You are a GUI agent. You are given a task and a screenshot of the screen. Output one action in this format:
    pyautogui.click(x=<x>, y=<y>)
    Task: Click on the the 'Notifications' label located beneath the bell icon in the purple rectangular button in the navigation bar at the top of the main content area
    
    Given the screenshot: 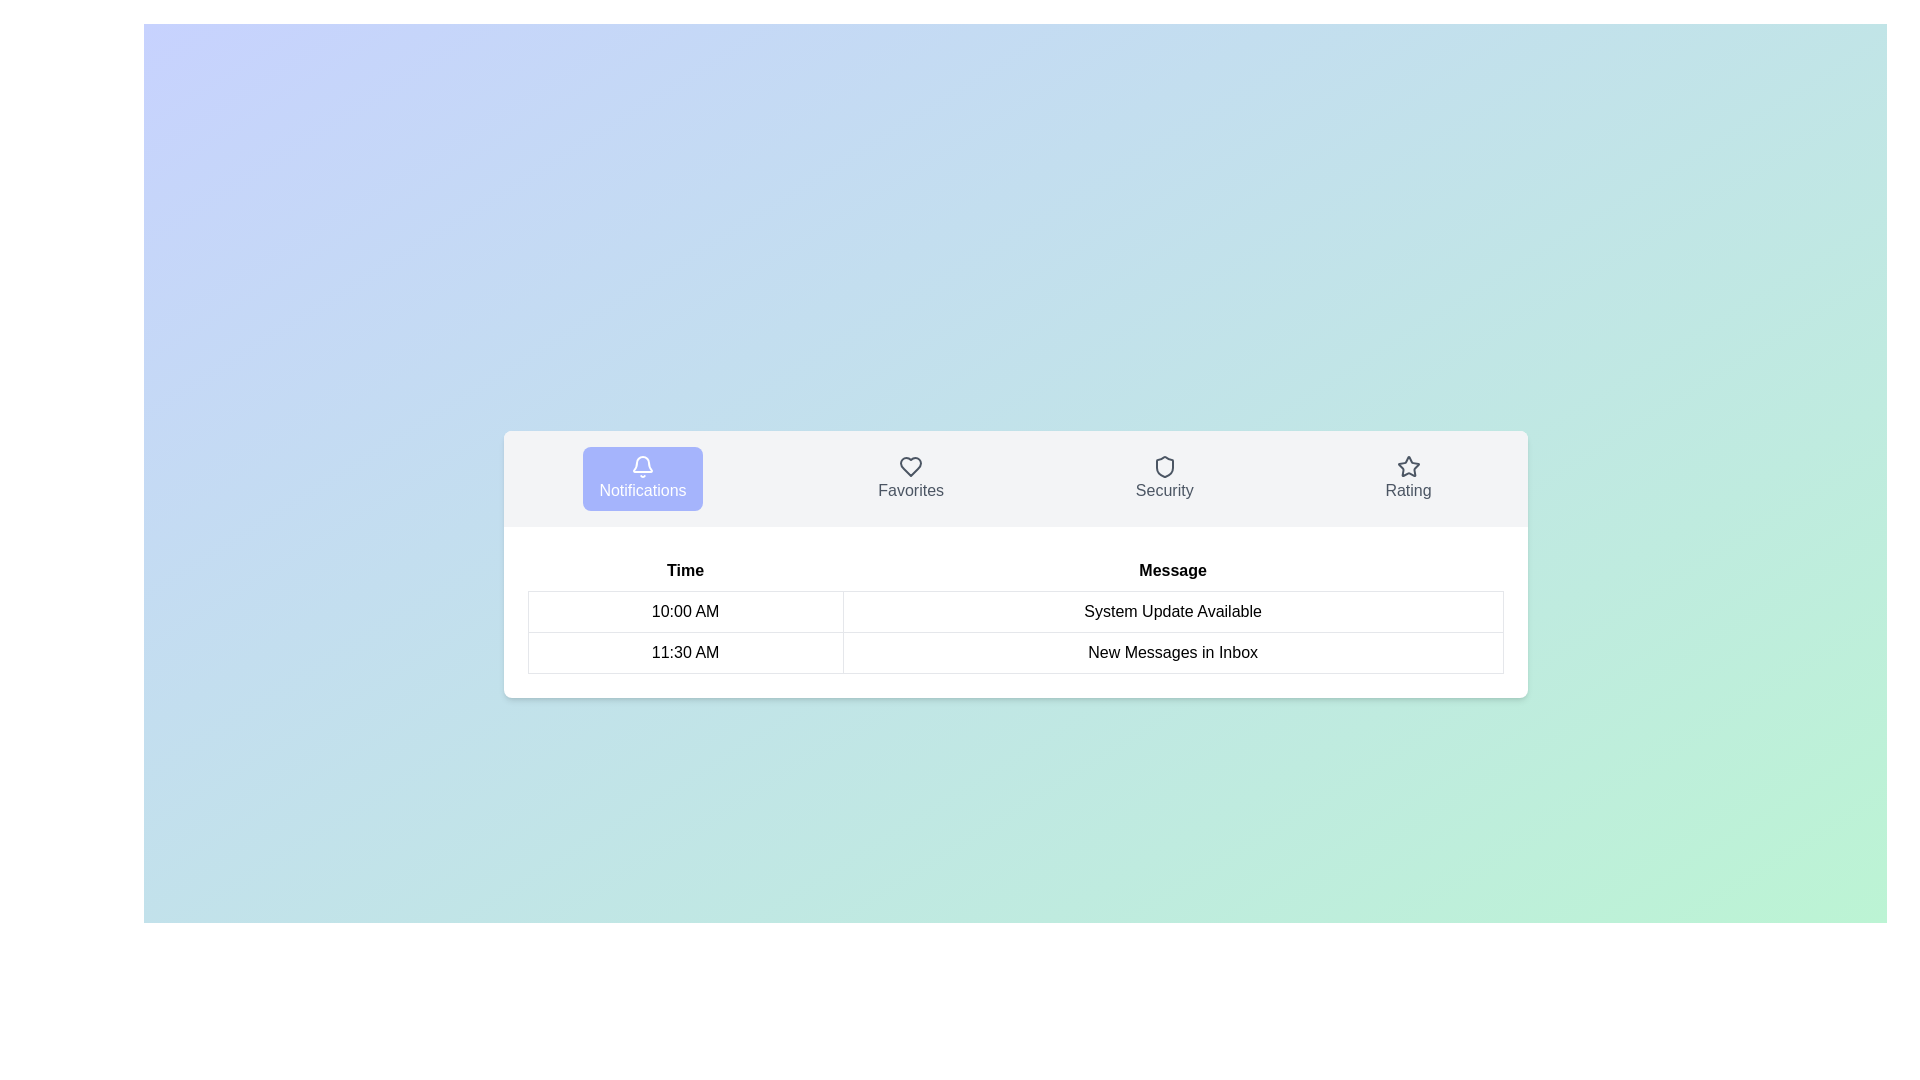 What is the action you would take?
    pyautogui.click(x=643, y=490)
    